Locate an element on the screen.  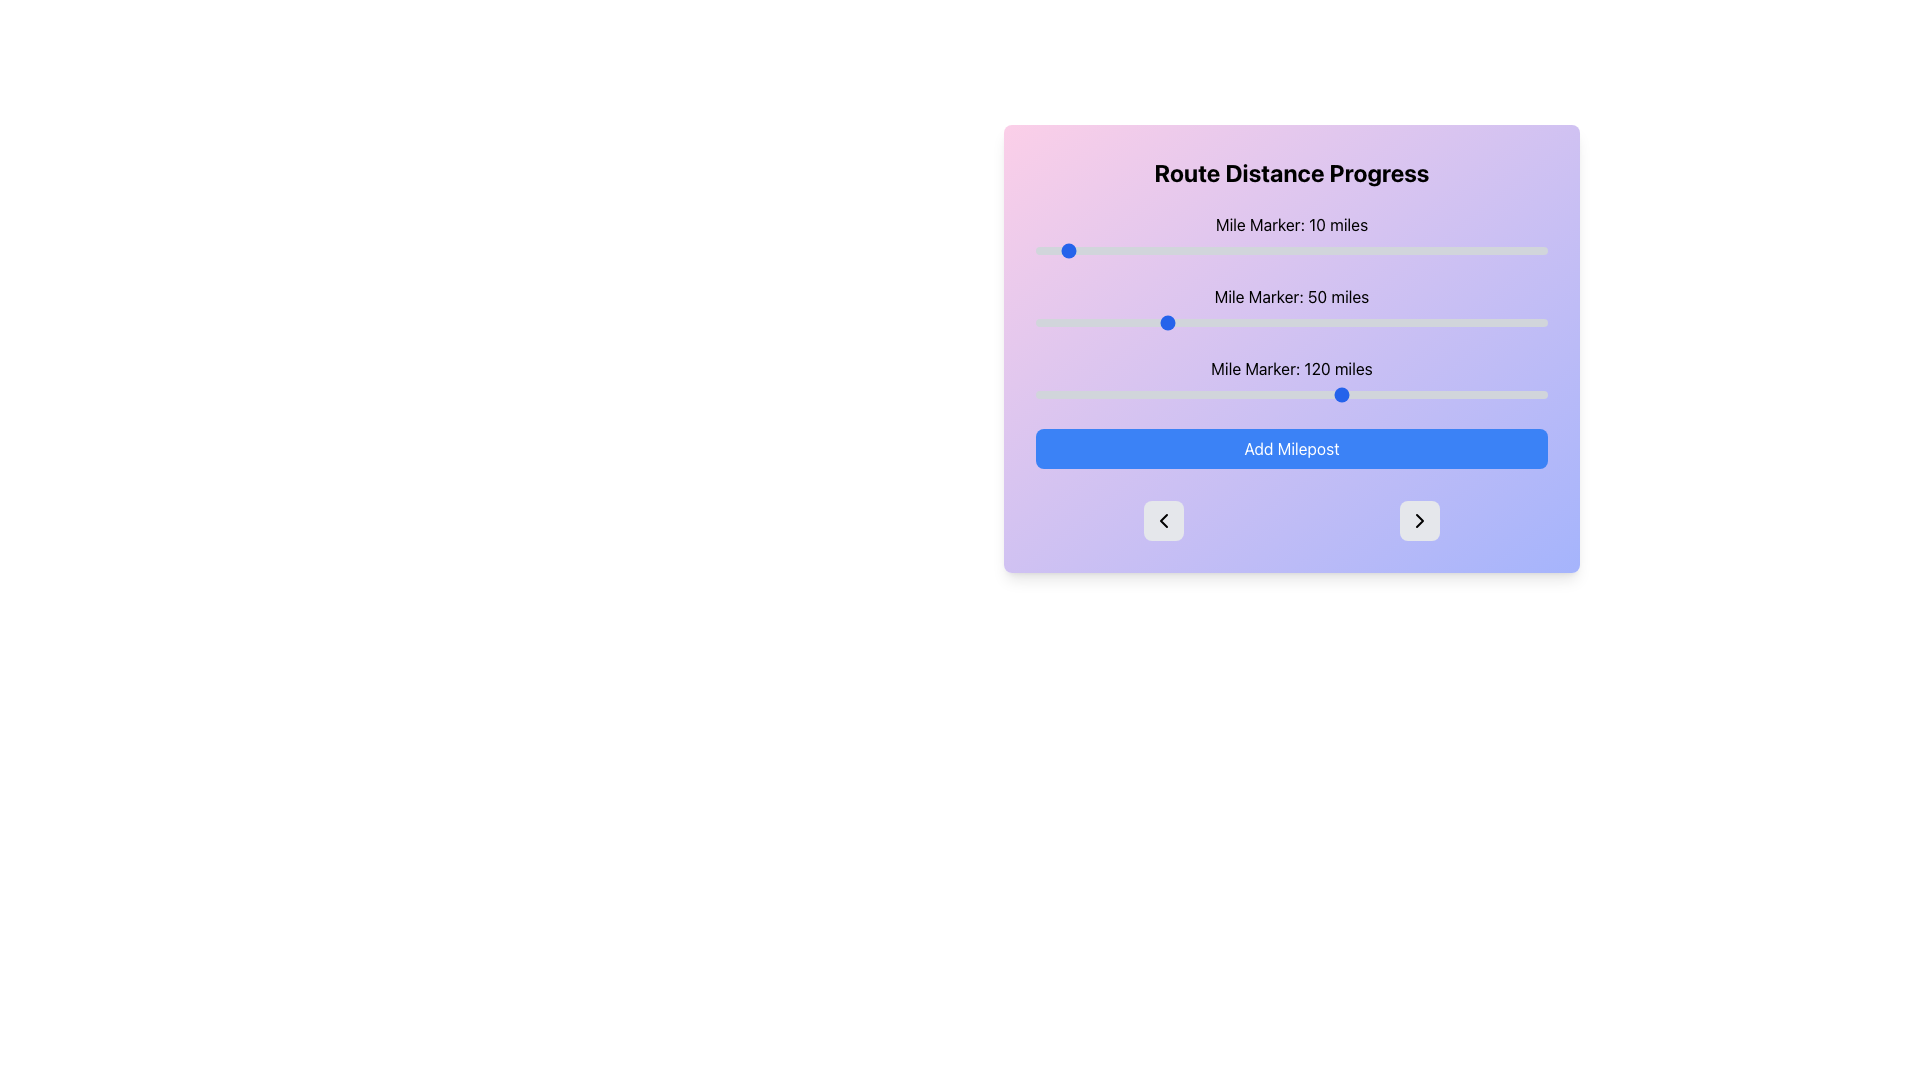
the left-chevron SVG icon located within a circular button in the bottom left of the dialog interface is located at coordinates (1163, 519).